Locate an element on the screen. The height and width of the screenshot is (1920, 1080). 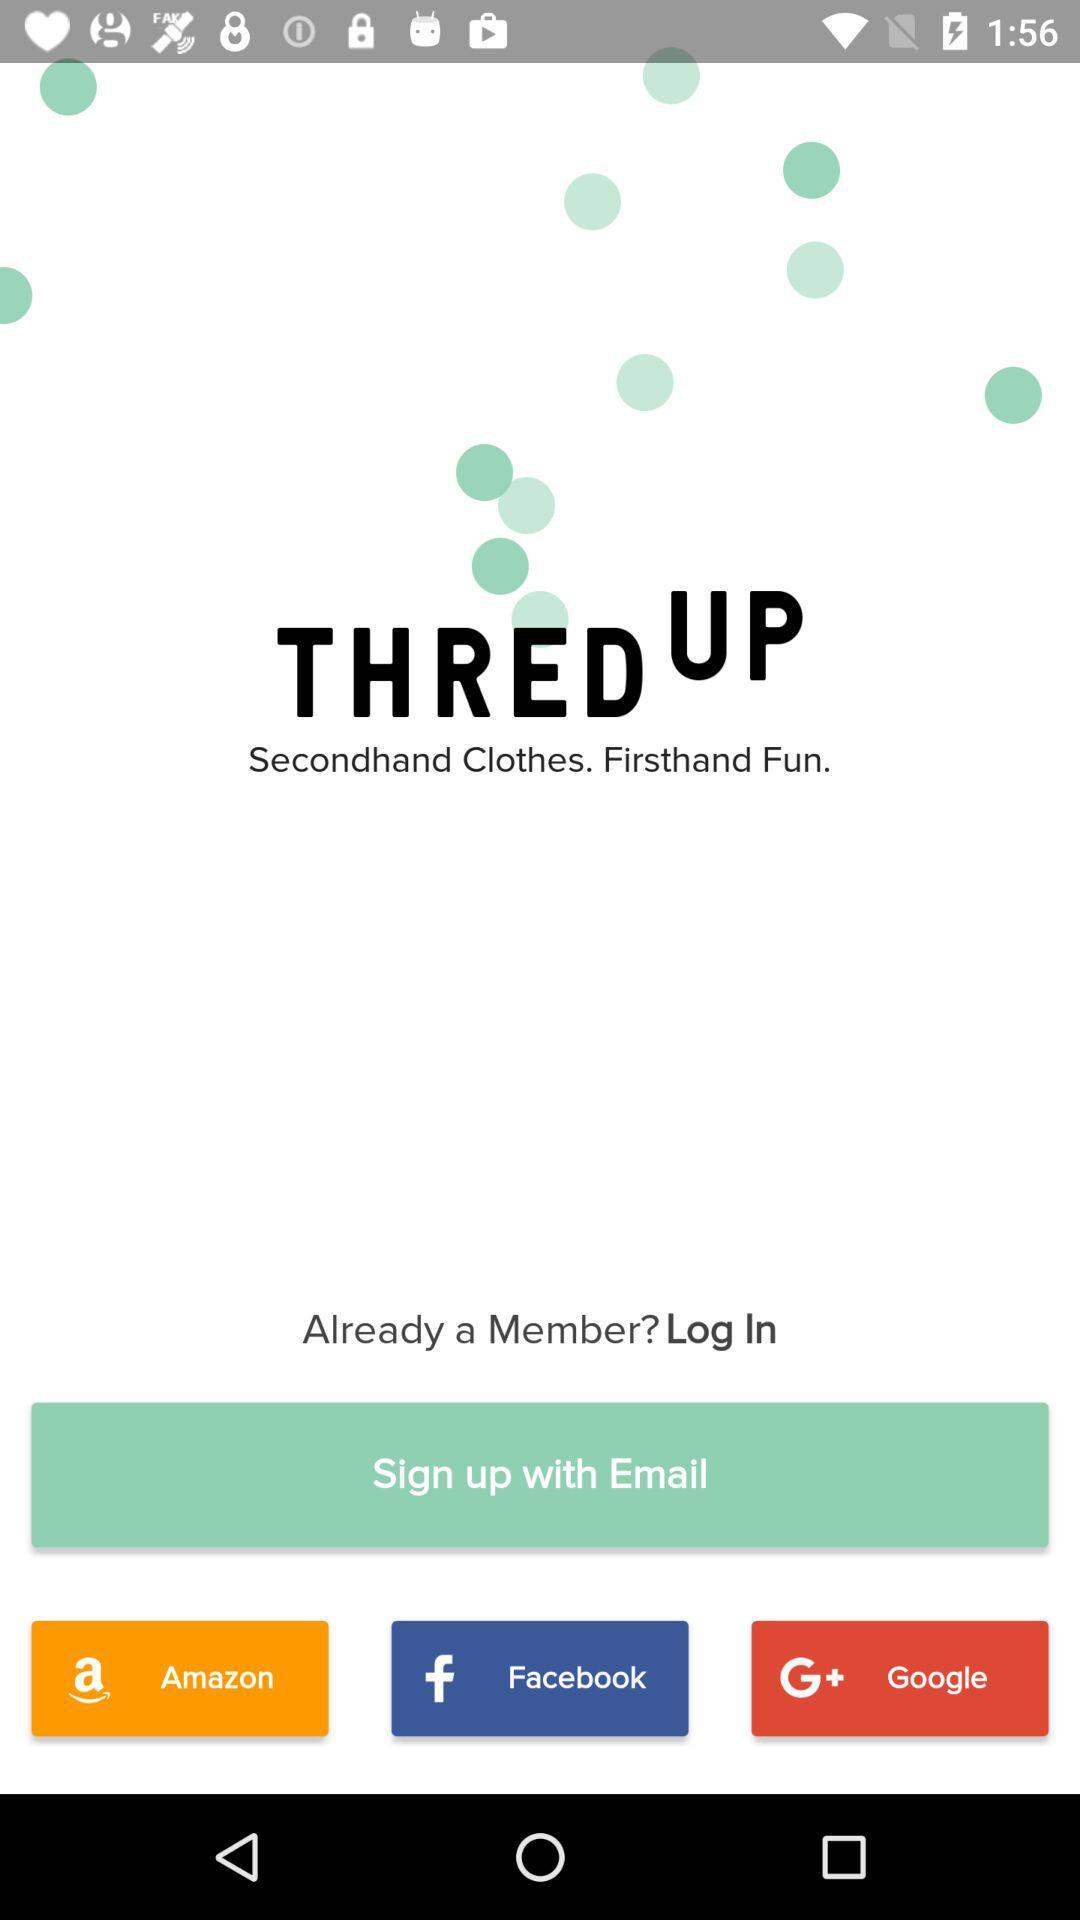
app below the already a member? is located at coordinates (540, 1474).